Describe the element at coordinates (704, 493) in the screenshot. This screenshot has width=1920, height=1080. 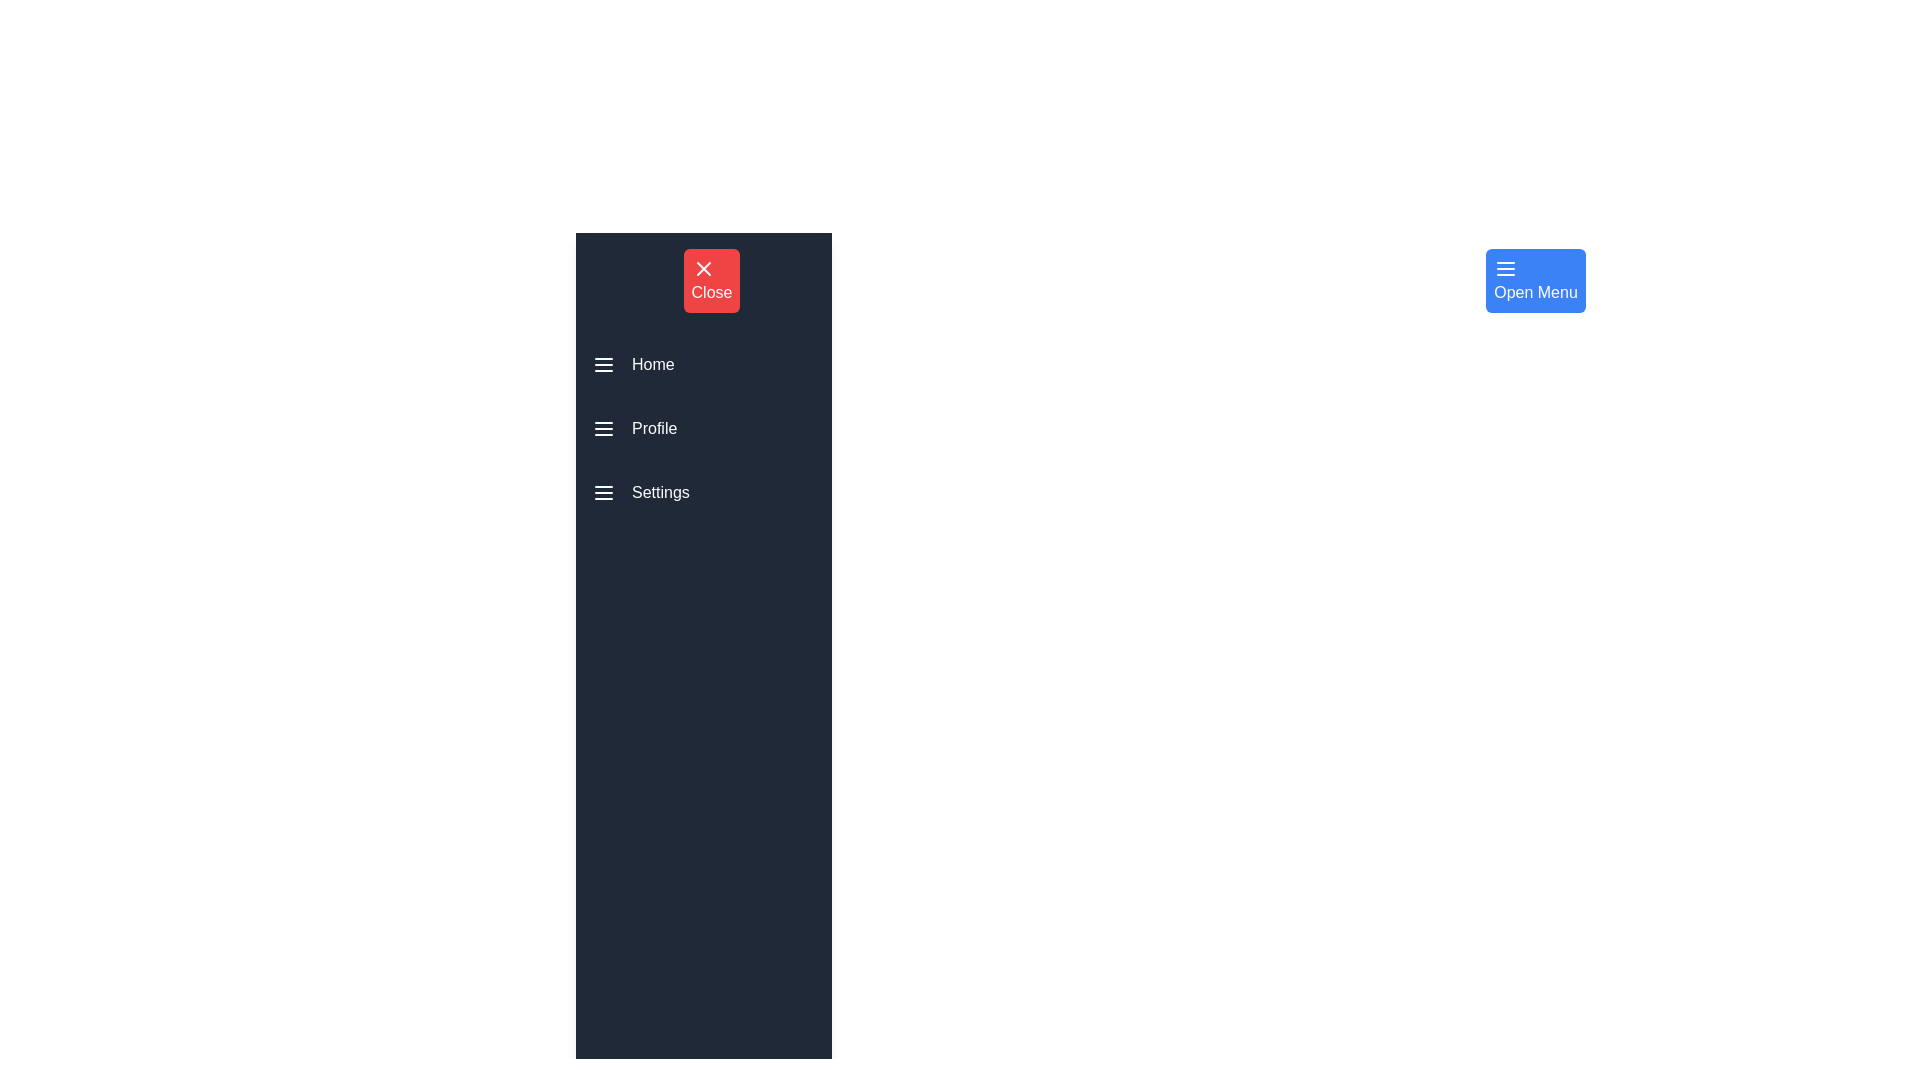
I see `the menu item Settings` at that location.